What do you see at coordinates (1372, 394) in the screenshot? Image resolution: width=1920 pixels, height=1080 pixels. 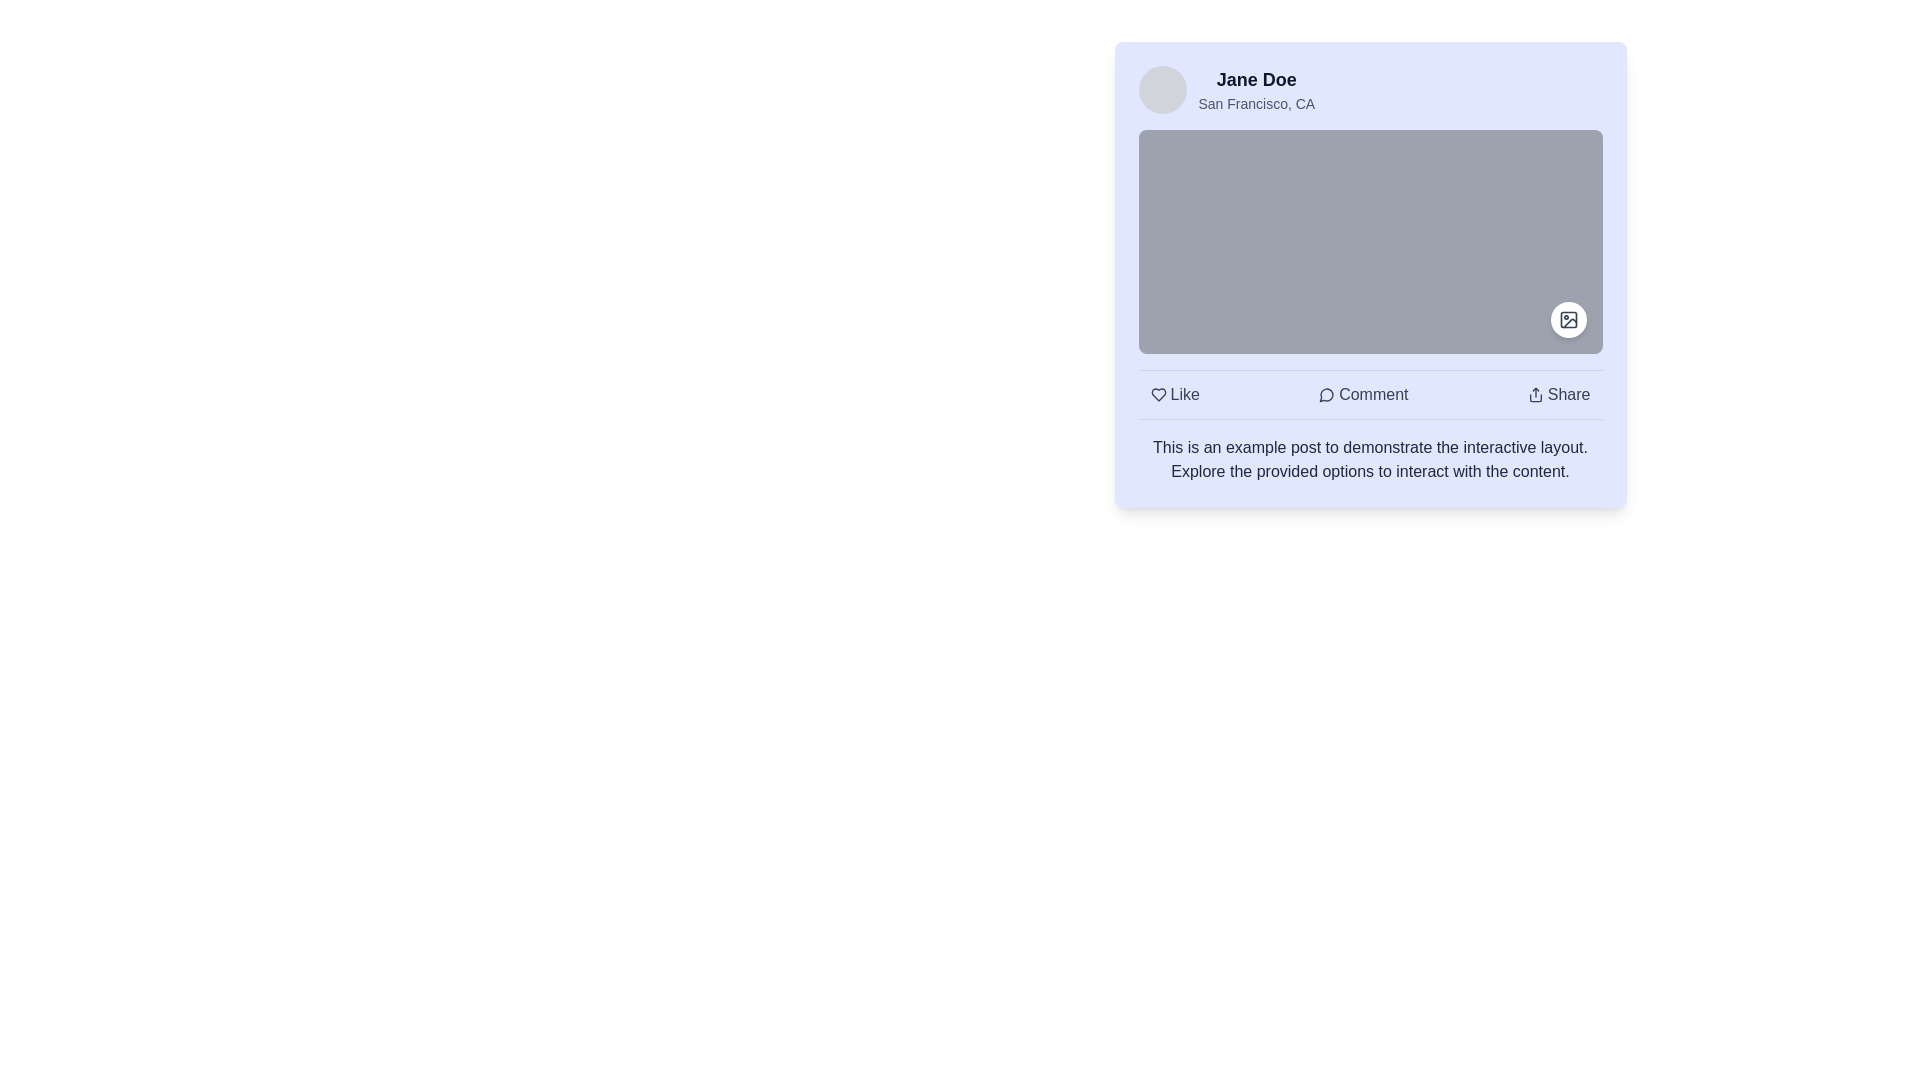 I see `the 'Comment' label located in the horizontal toolbar below the main content of a post to observe styling changes` at bounding box center [1372, 394].